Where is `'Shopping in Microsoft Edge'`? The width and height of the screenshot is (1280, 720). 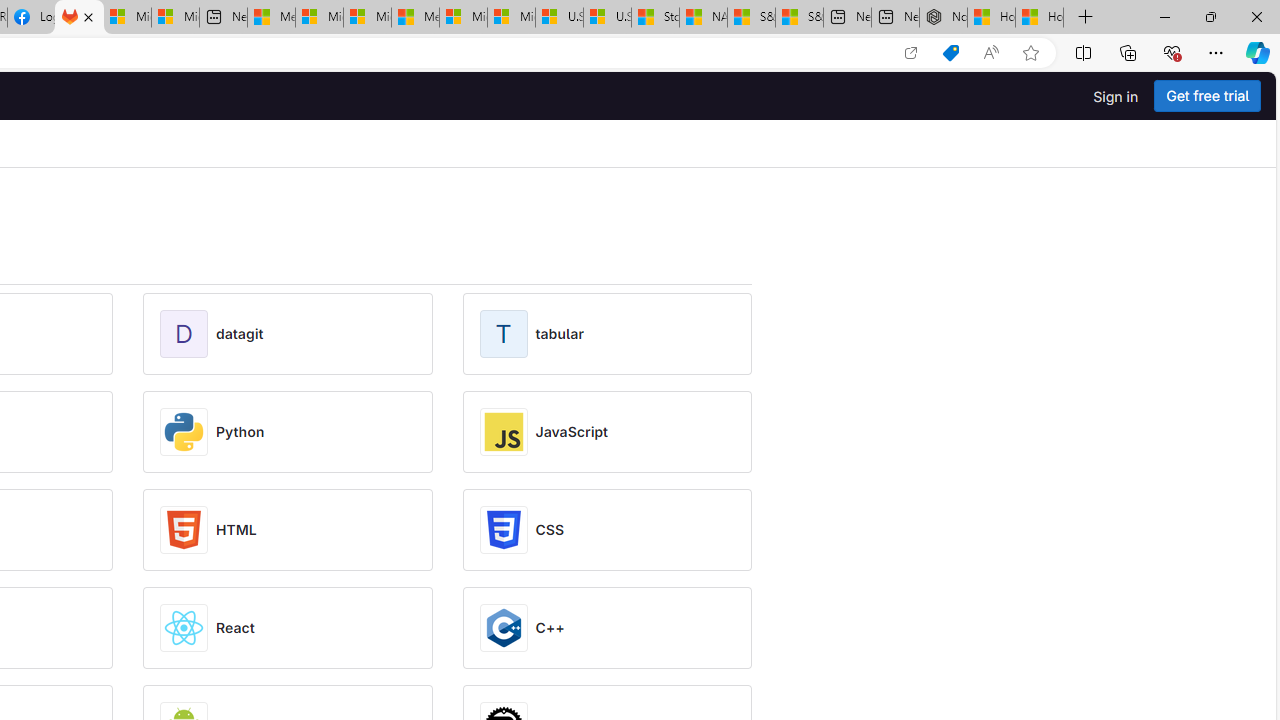
'Shopping in Microsoft Edge' is located at coordinates (950, 52).